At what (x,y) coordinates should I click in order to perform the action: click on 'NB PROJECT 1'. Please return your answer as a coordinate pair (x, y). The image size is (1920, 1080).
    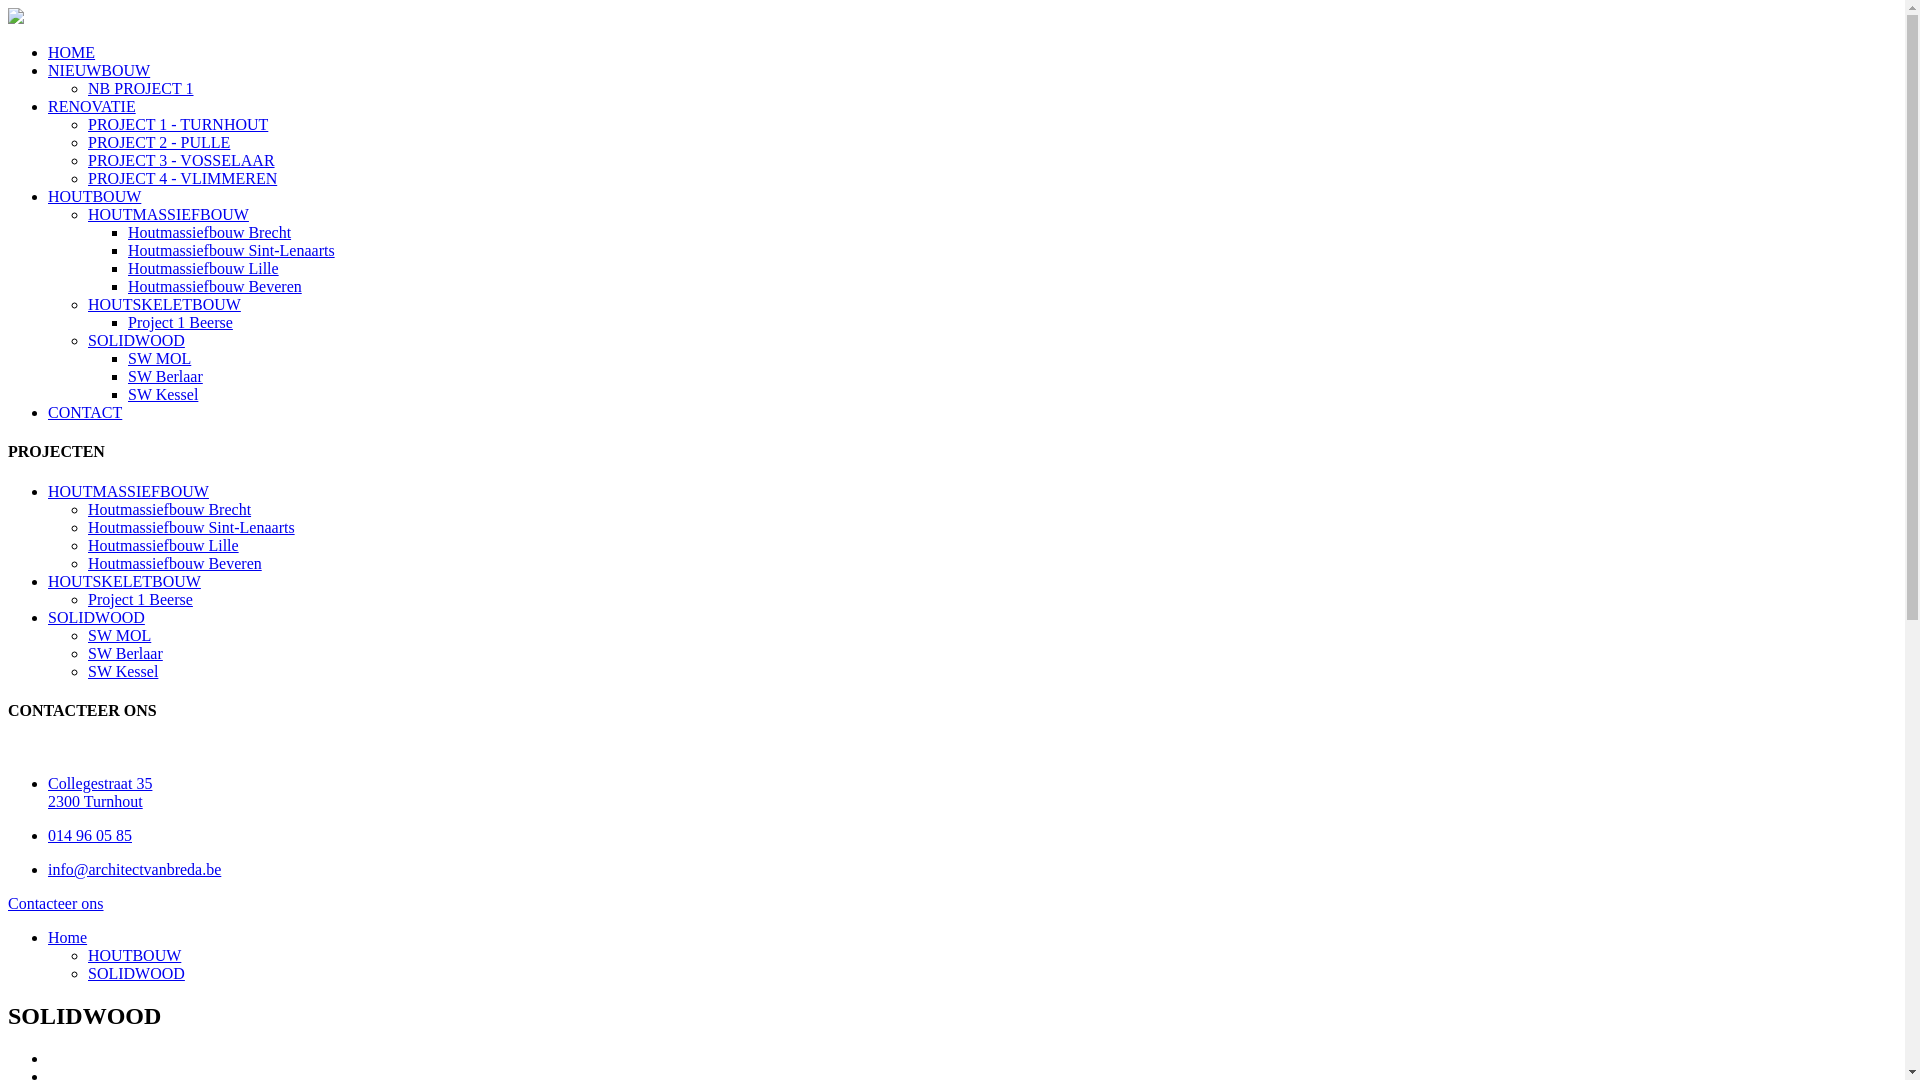
    Looking at the image, I should click on (139, 87).